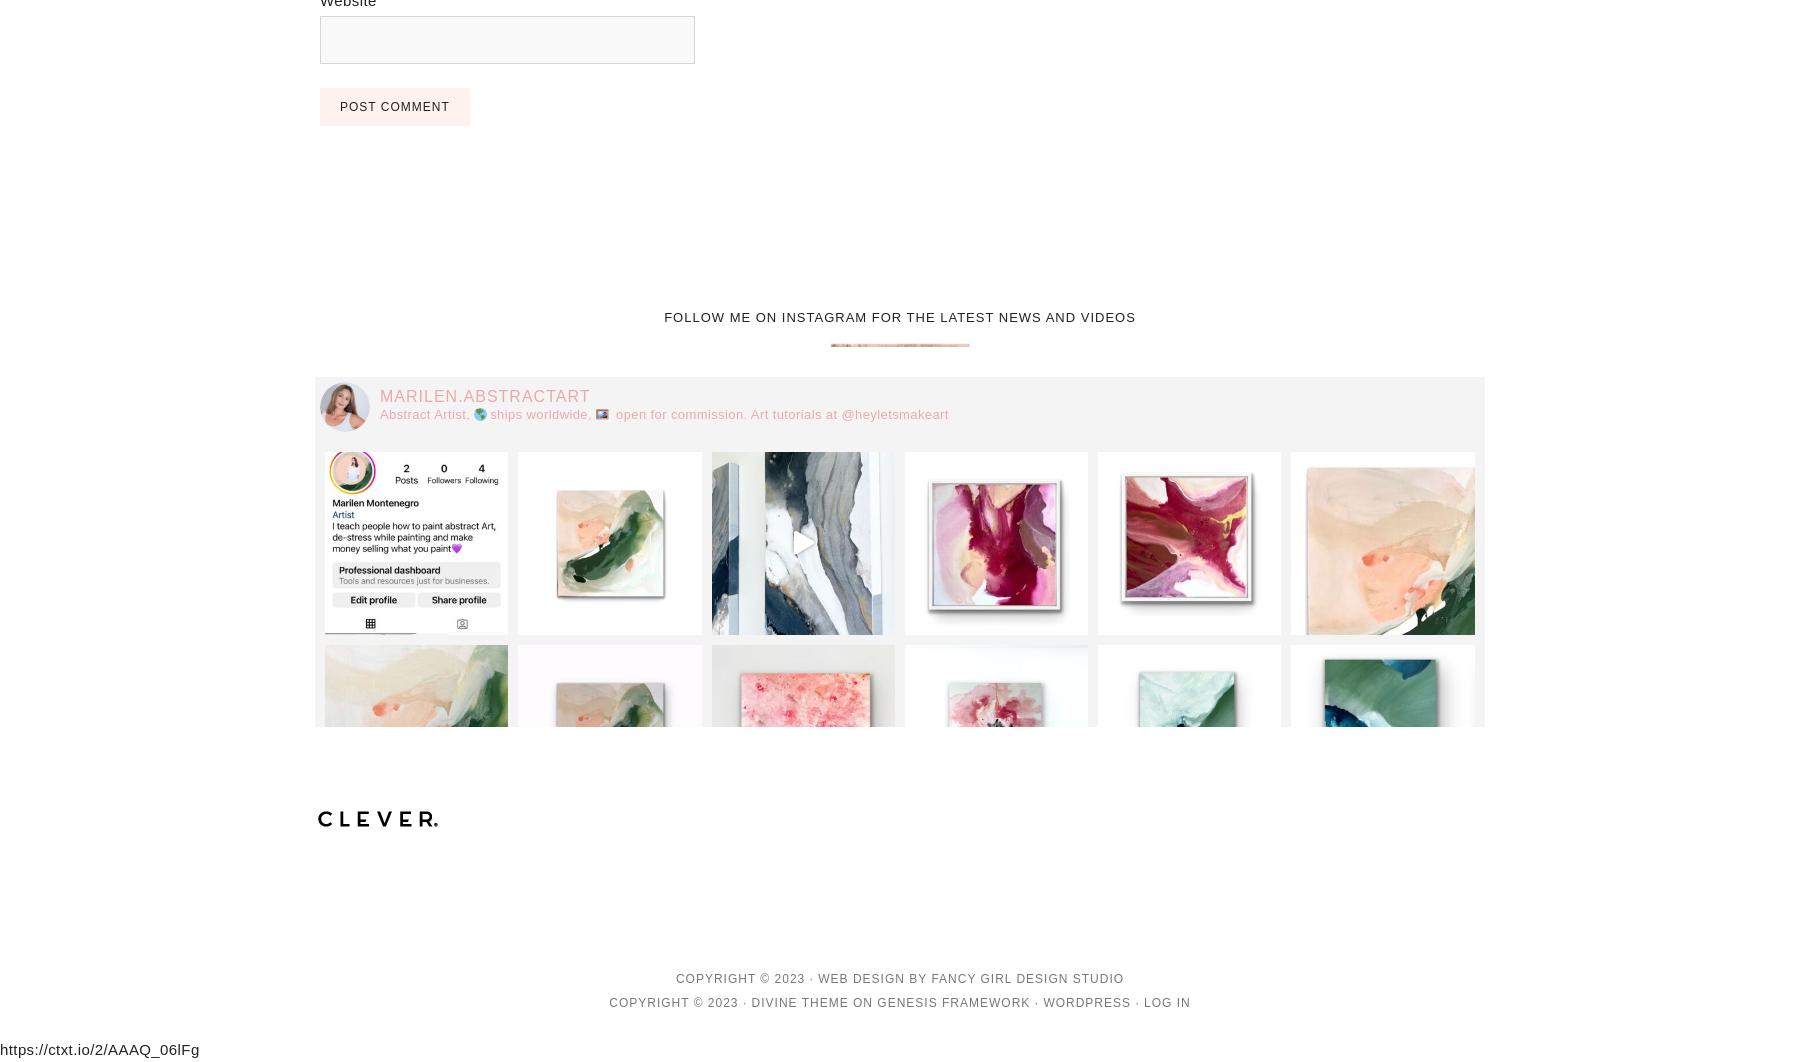 The image size is (1800, 1062). What do you see at coordinates (542, 413) in the screenshot?
I see `'ships worldwide,'` at bounding box center [542, 413].